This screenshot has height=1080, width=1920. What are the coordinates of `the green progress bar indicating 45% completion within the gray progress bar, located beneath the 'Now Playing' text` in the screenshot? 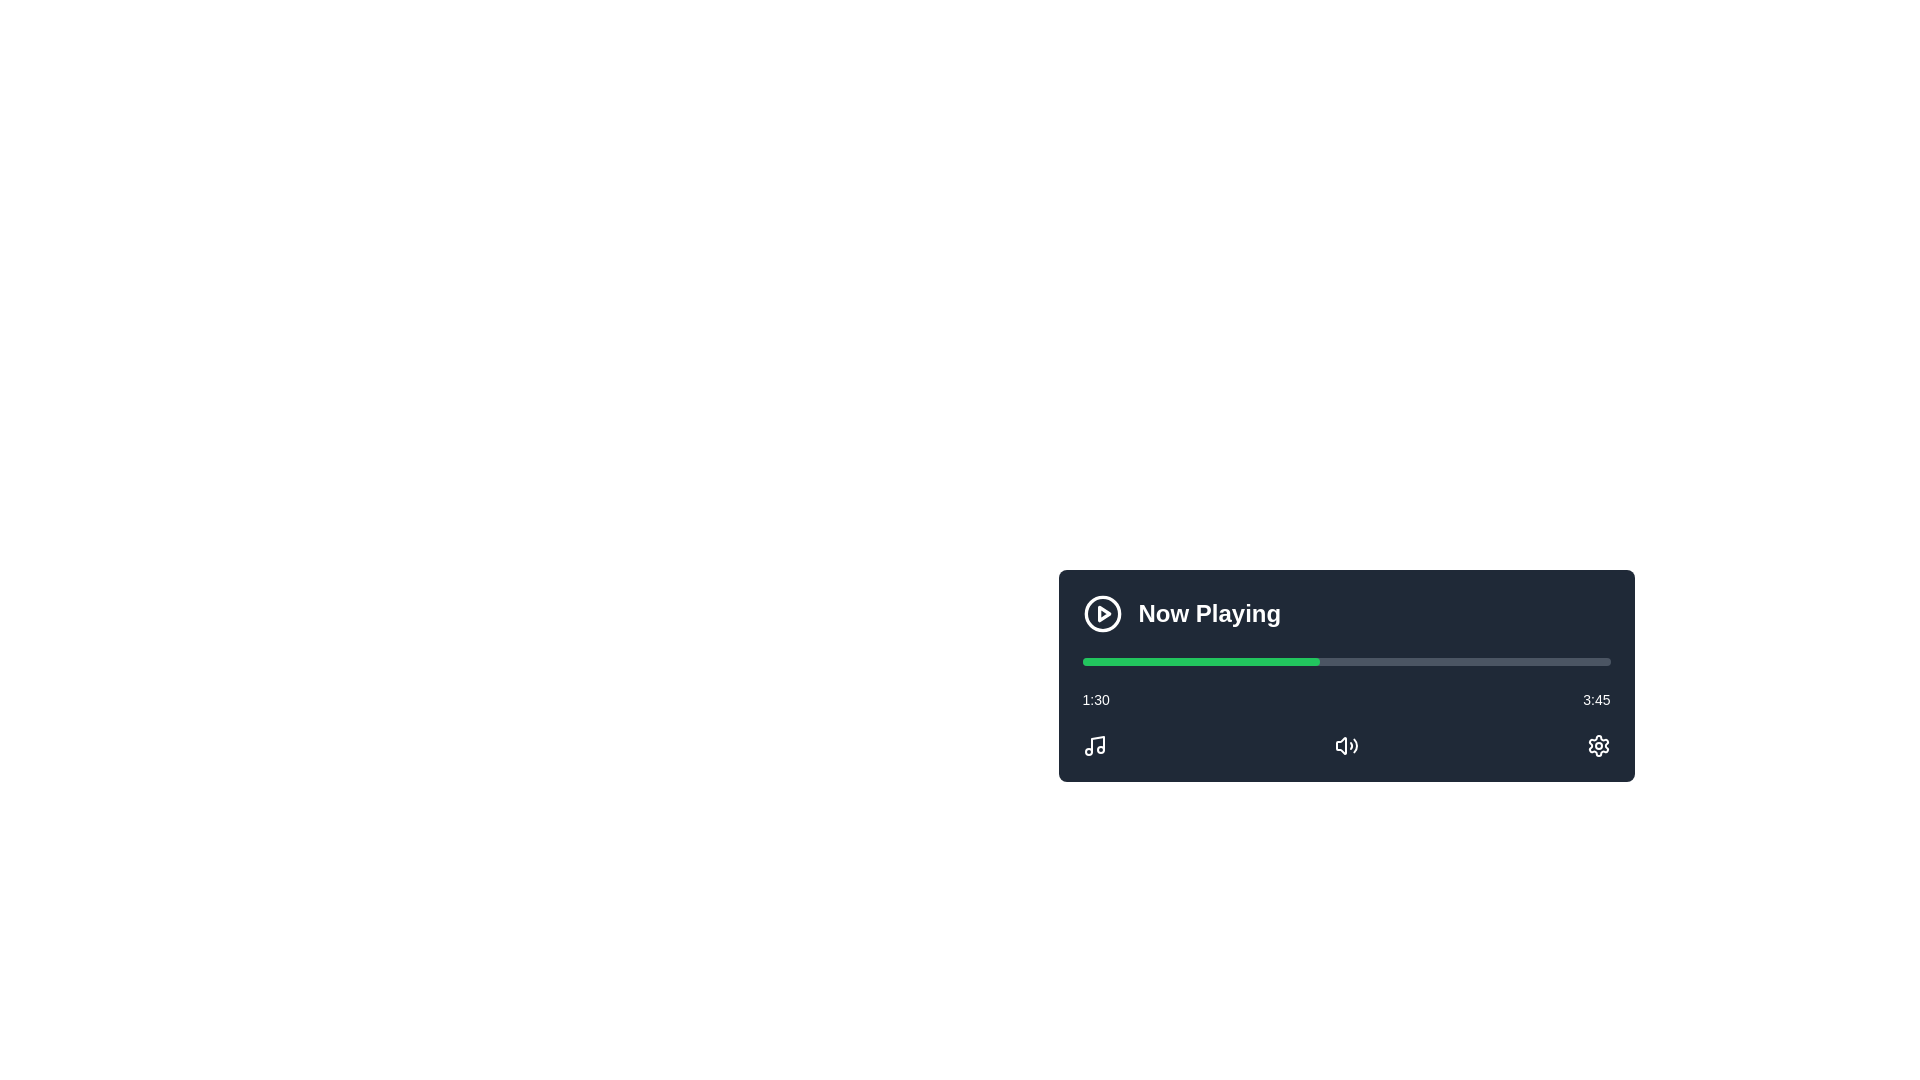 It's located at (1200, 662).